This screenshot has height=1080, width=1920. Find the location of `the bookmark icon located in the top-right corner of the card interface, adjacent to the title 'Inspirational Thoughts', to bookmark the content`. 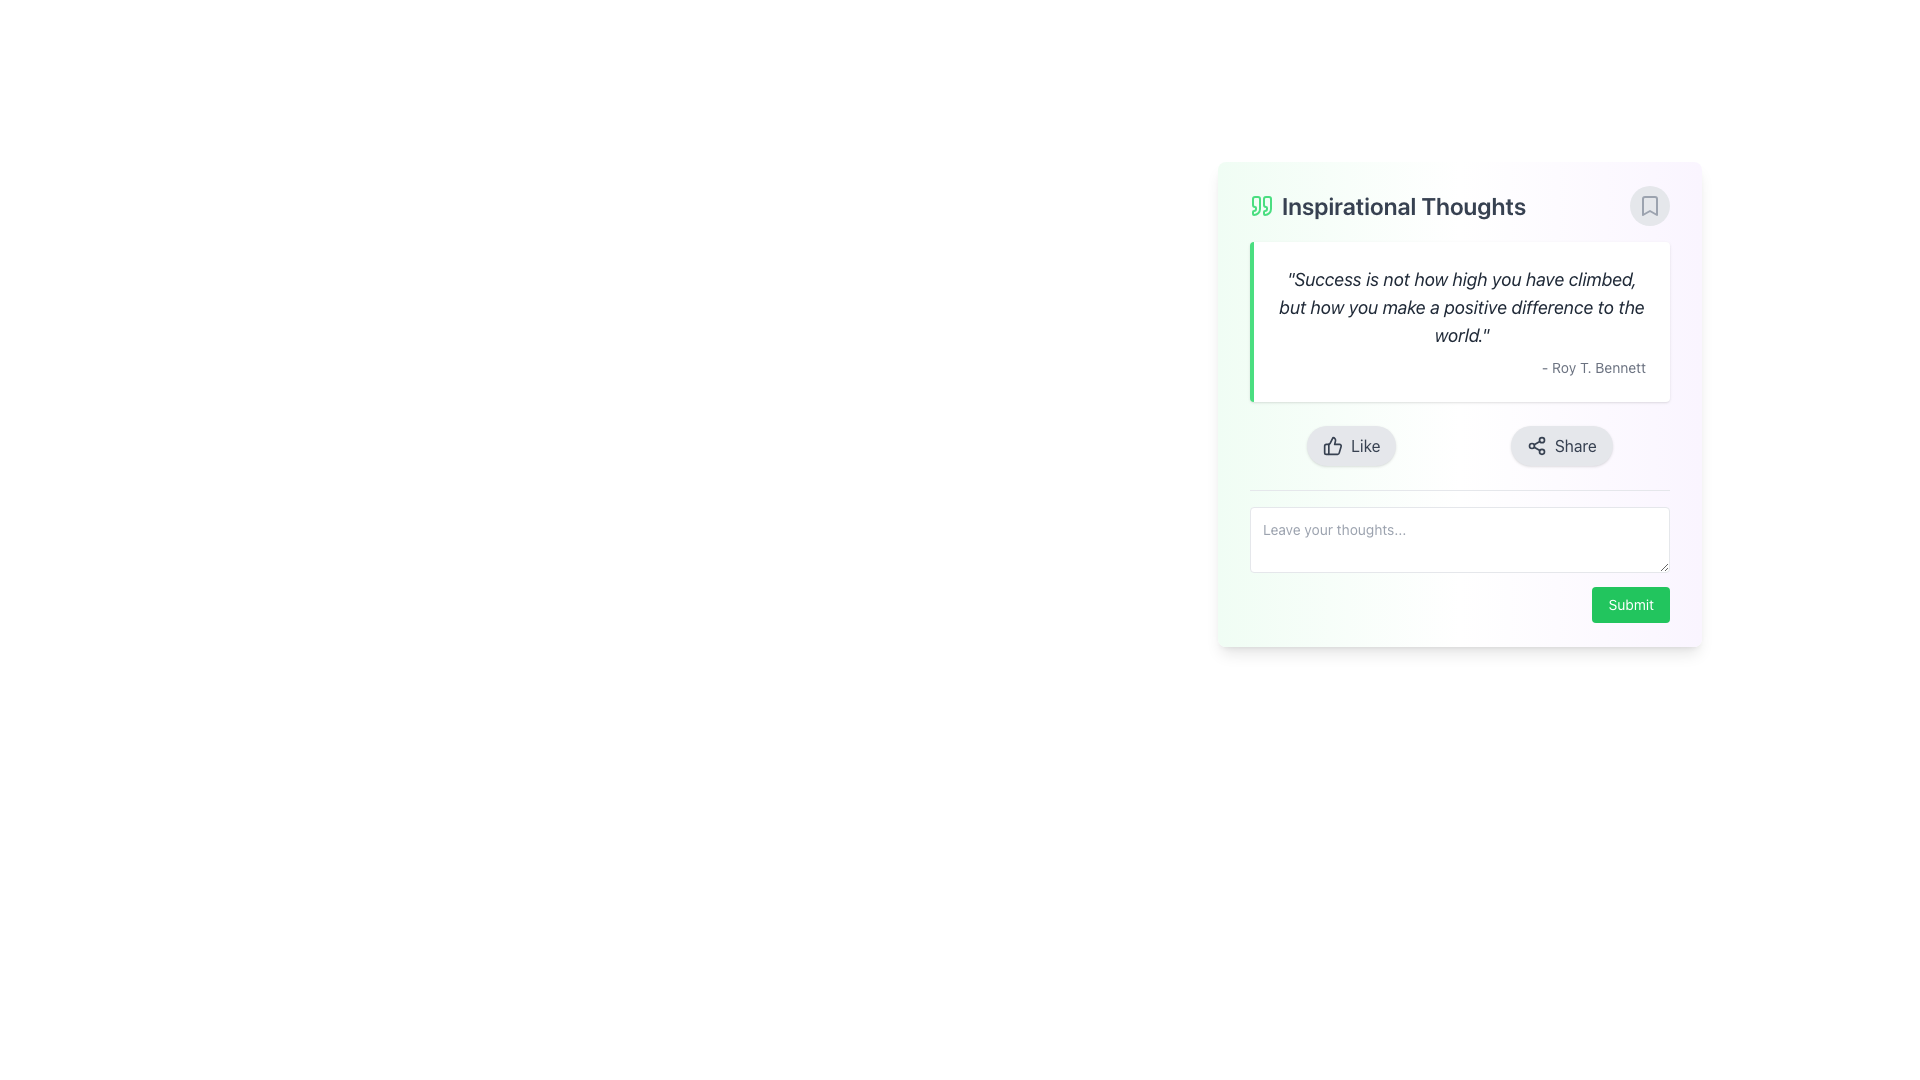

the bookmark icon located in the top-right corner of the card interface, adjacent to the title 'Inspirational Thoughts', to bookmark the content is located at coordinates (1650, 205).